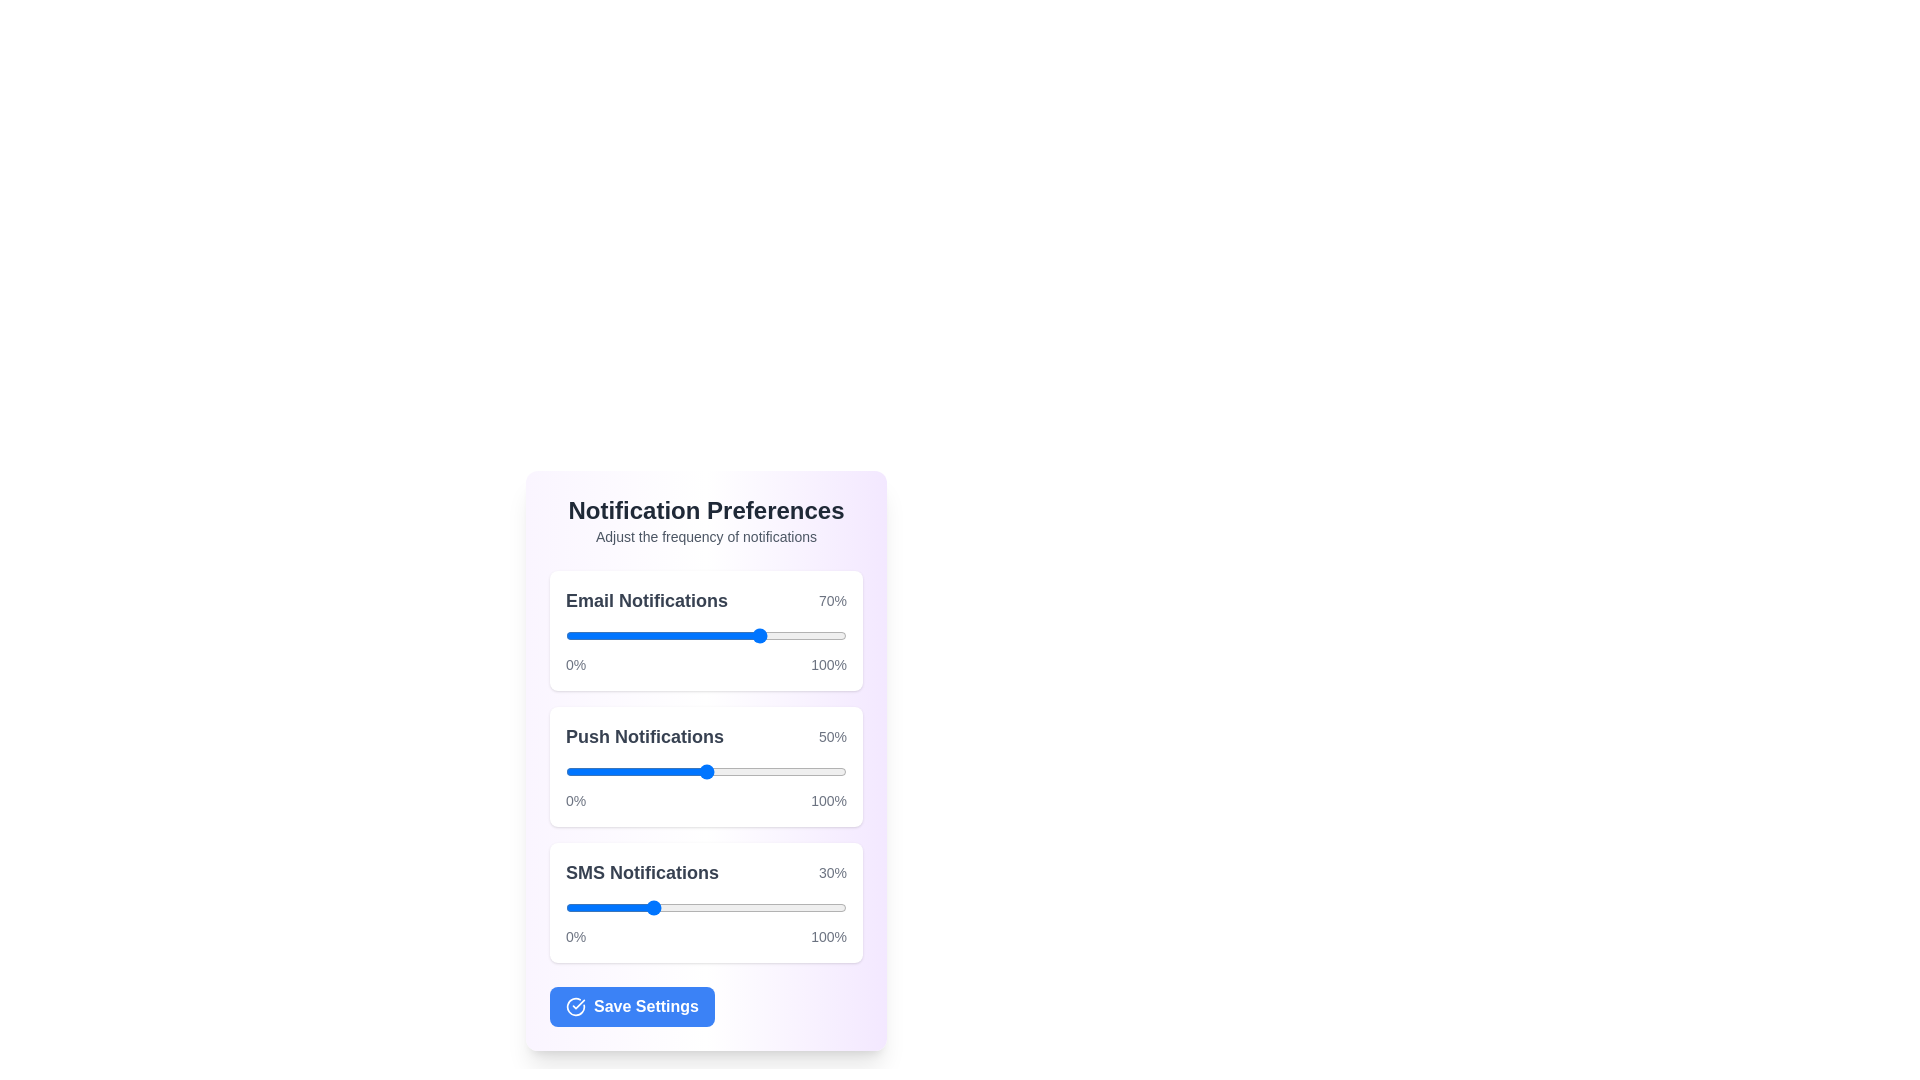 The width and height of the screenshot is (1920, 1080). Describe the element at coordinates (706, 600) in the screenshot. I see `the 'Email Notifications' text label element, which displays the text in a bold font and shows a percentage value of '70%' to its right, located near the top of the 'Notification Preferences' section` at that location.